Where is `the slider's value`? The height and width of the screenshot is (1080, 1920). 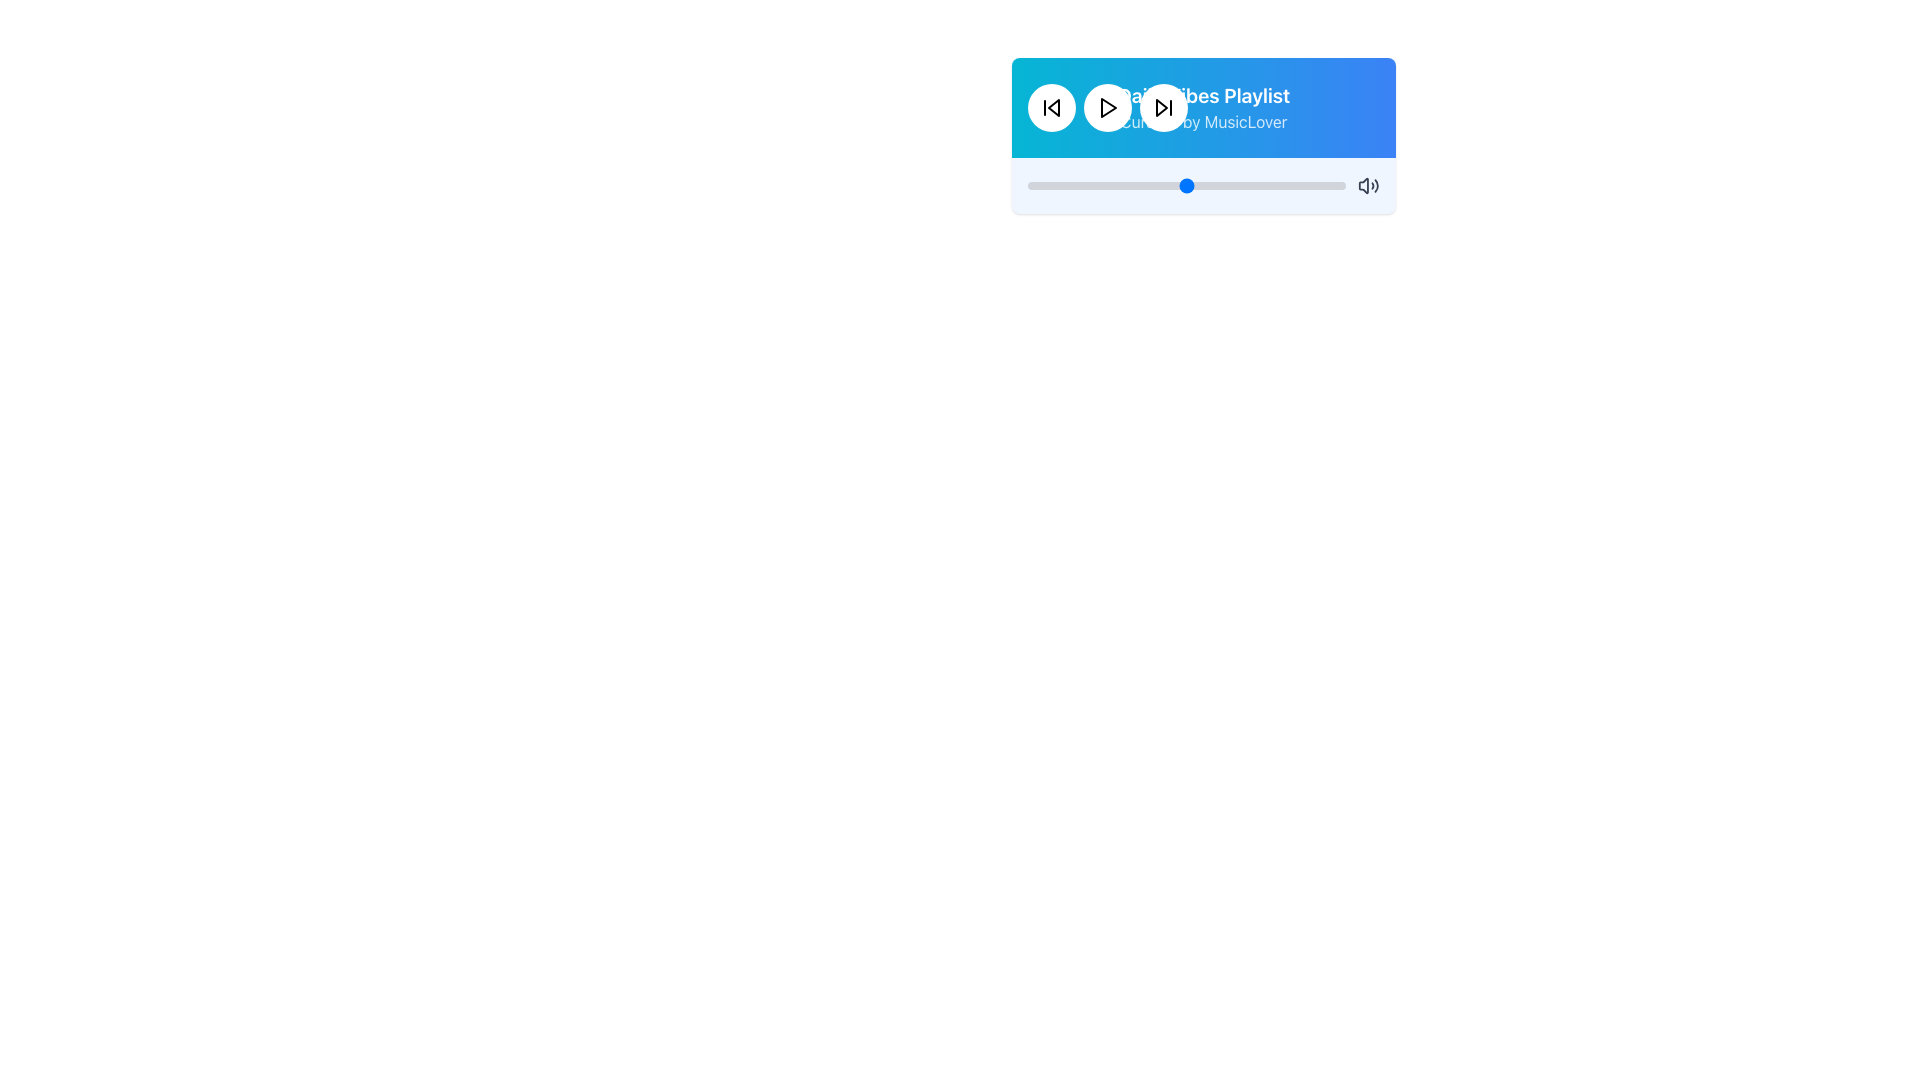 the slider's value is located at coordinates (1065, 181).